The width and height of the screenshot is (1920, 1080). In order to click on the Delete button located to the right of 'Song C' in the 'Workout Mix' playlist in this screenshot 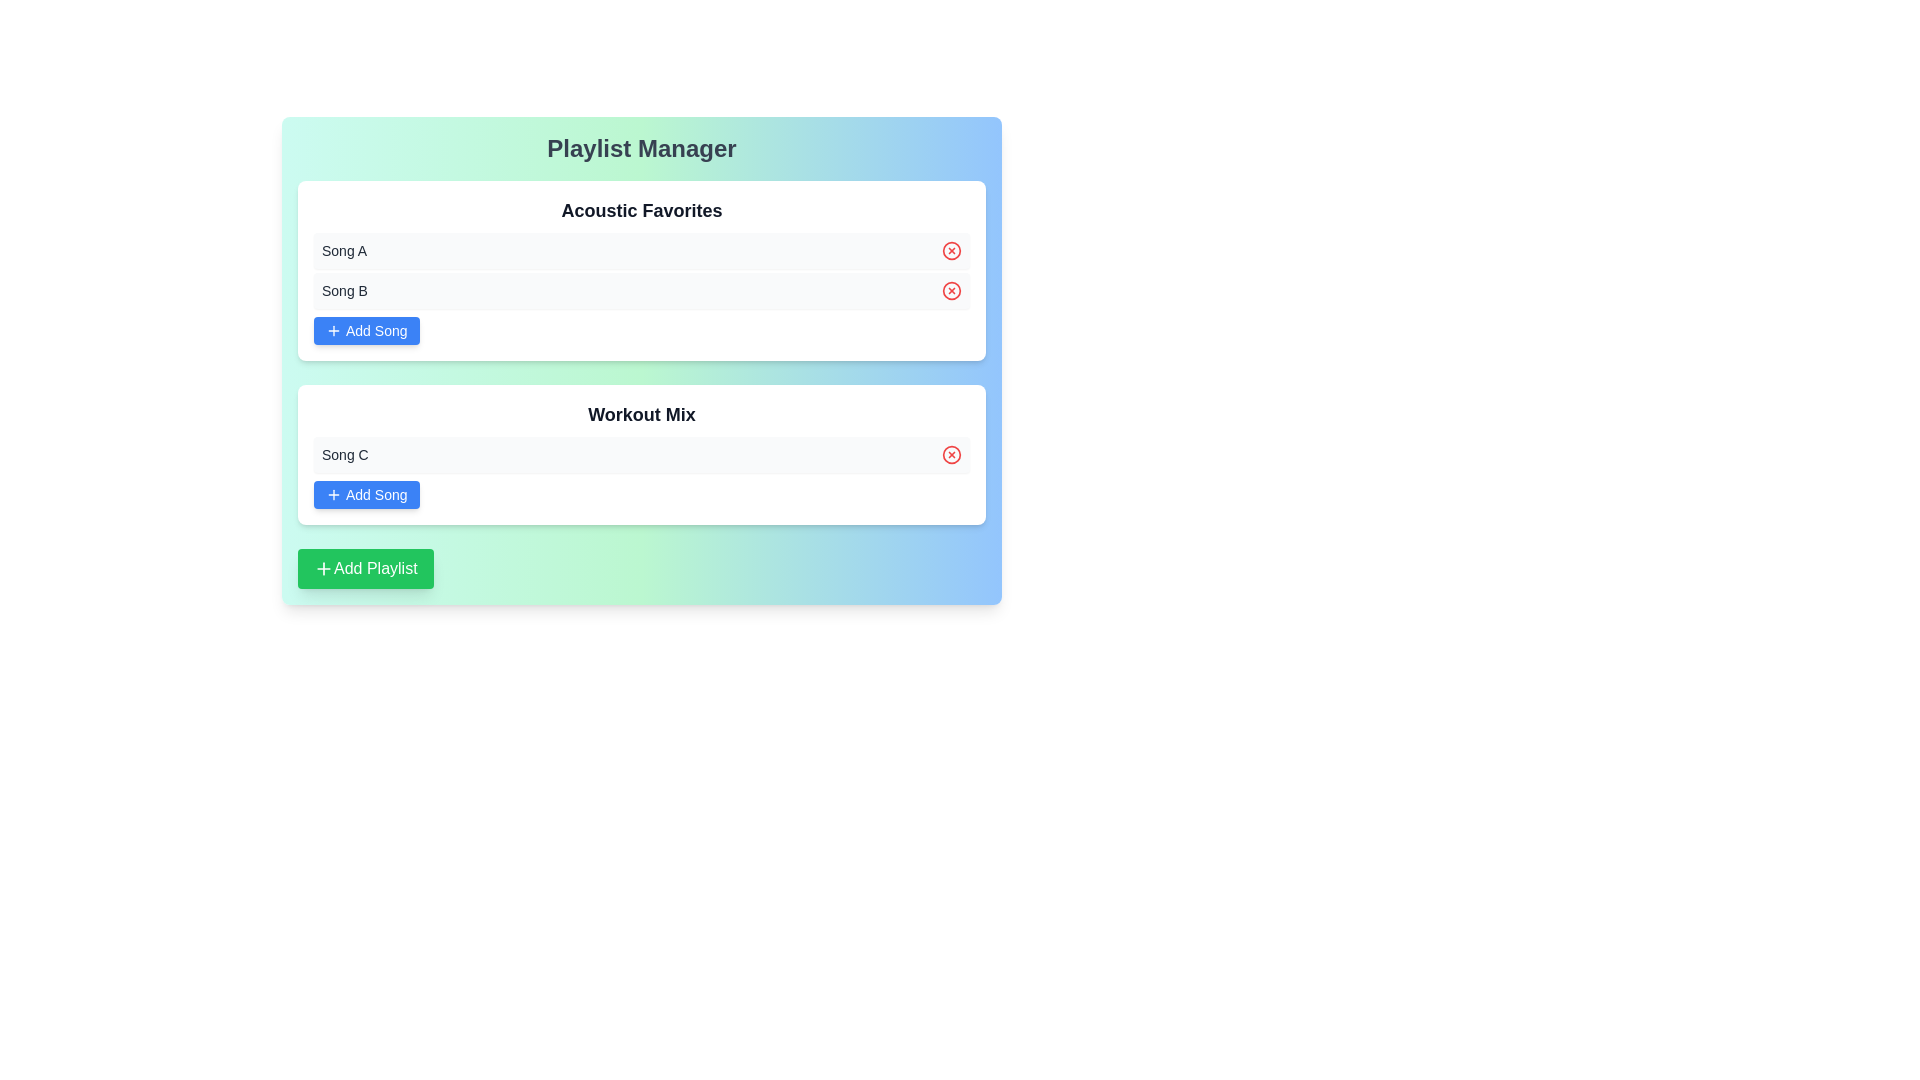, I will do `click(950, 455)`.